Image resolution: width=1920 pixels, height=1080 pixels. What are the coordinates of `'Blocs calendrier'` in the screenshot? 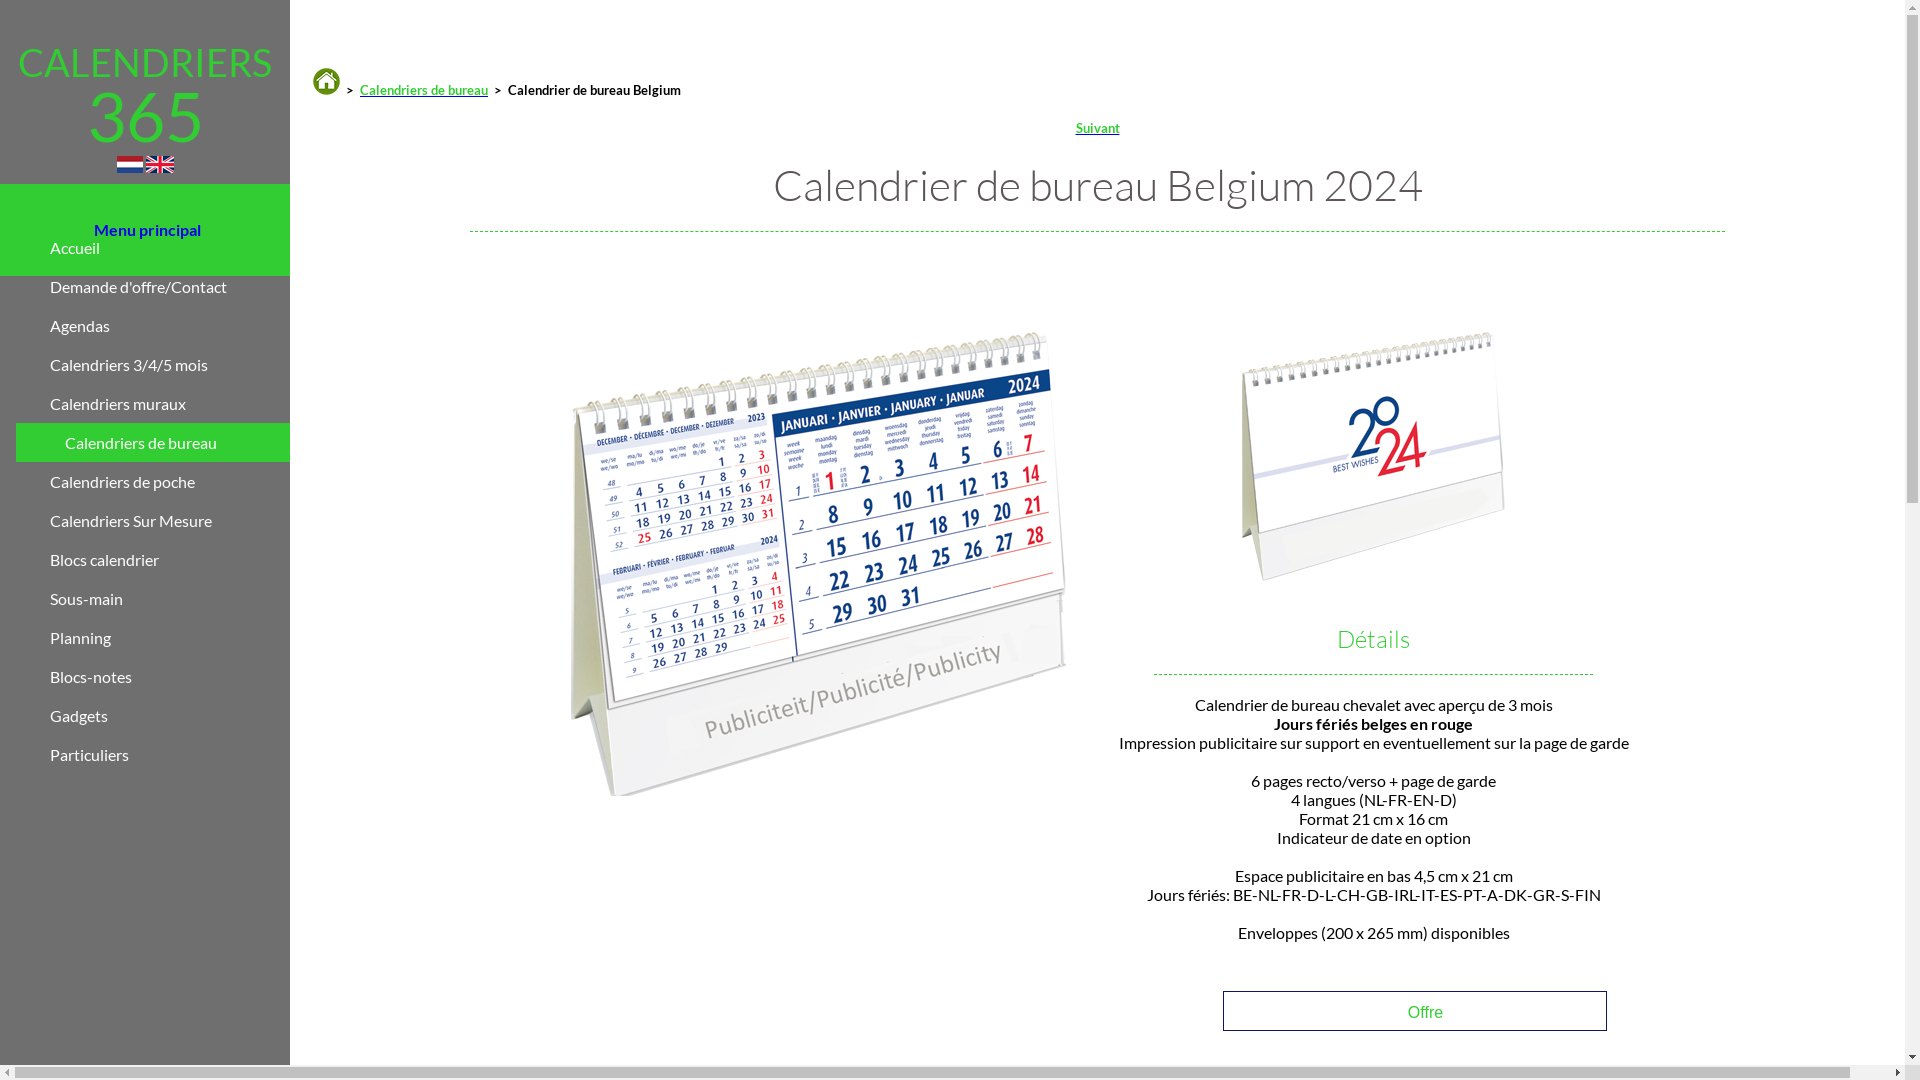 It's located at (169, 559).